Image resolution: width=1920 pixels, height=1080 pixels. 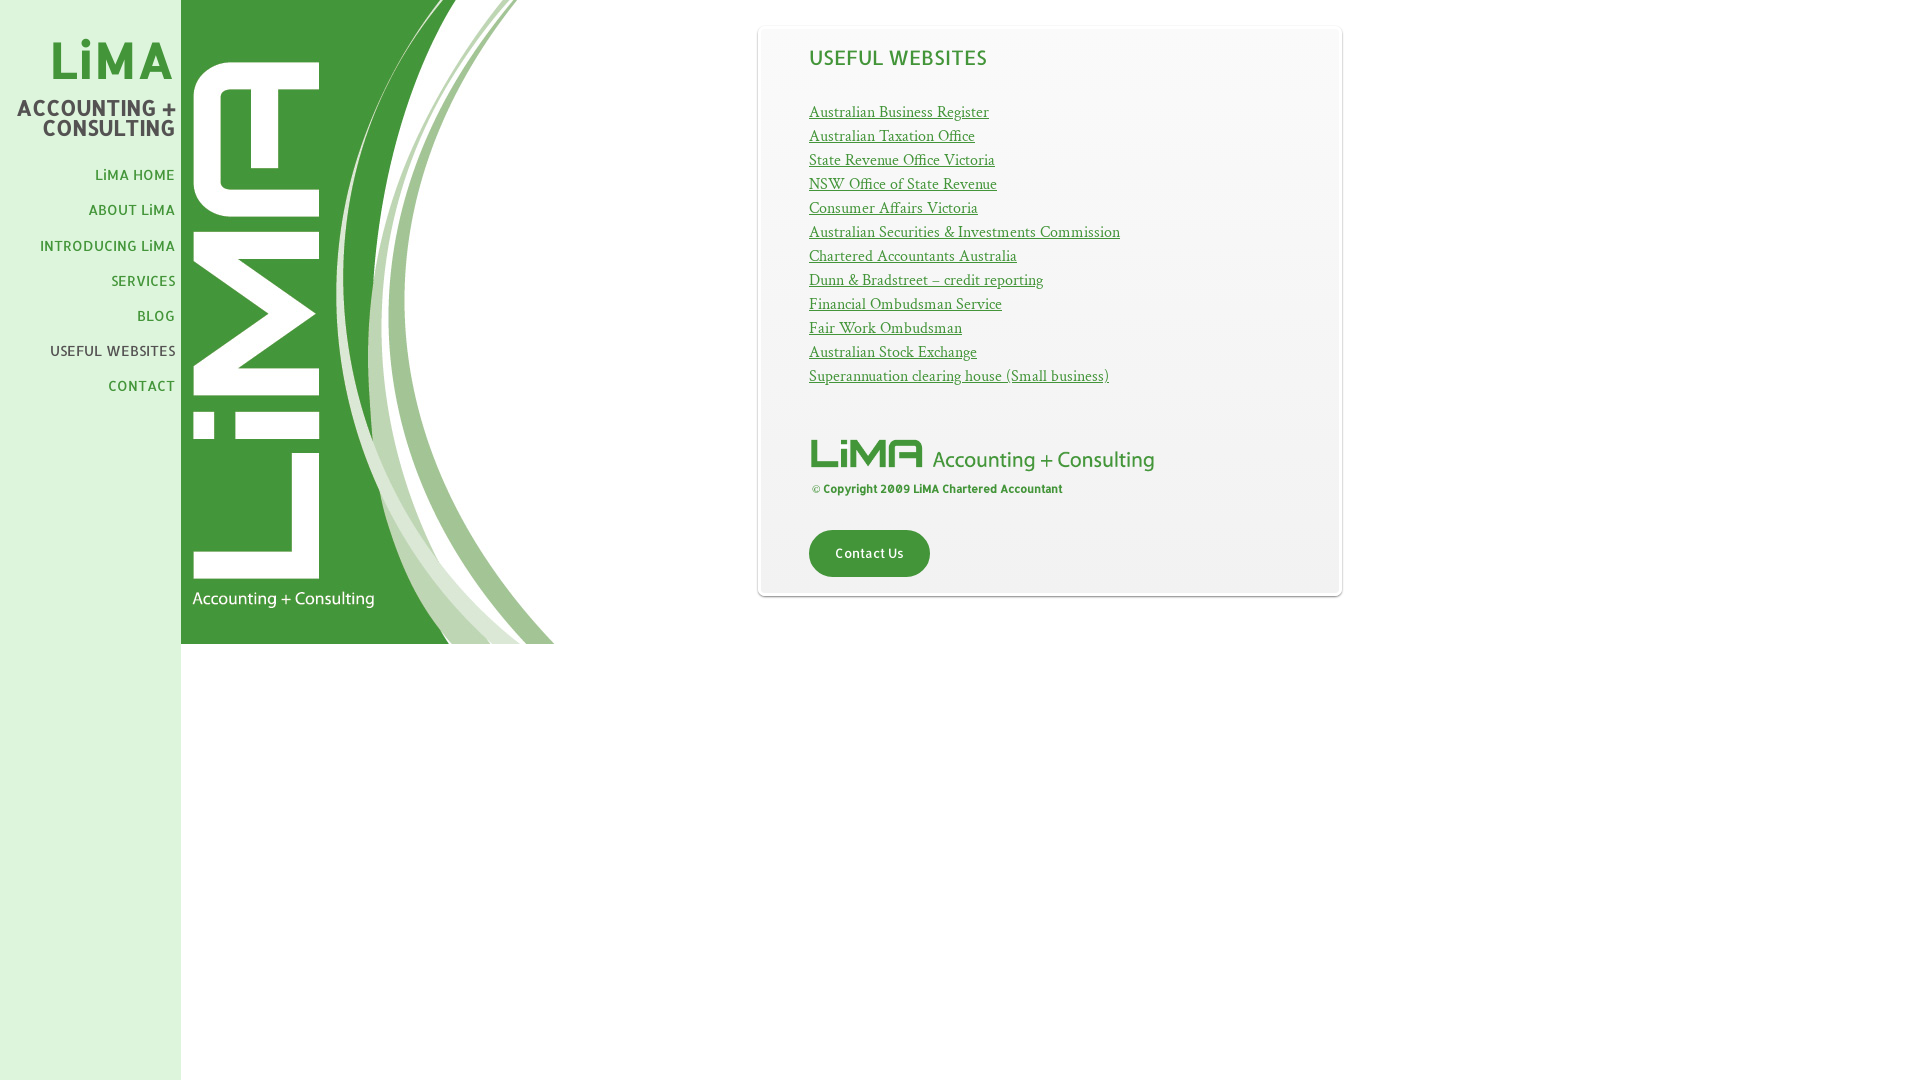 I want to click on 'ABOUT LiMA', so click(x=130, y=209).